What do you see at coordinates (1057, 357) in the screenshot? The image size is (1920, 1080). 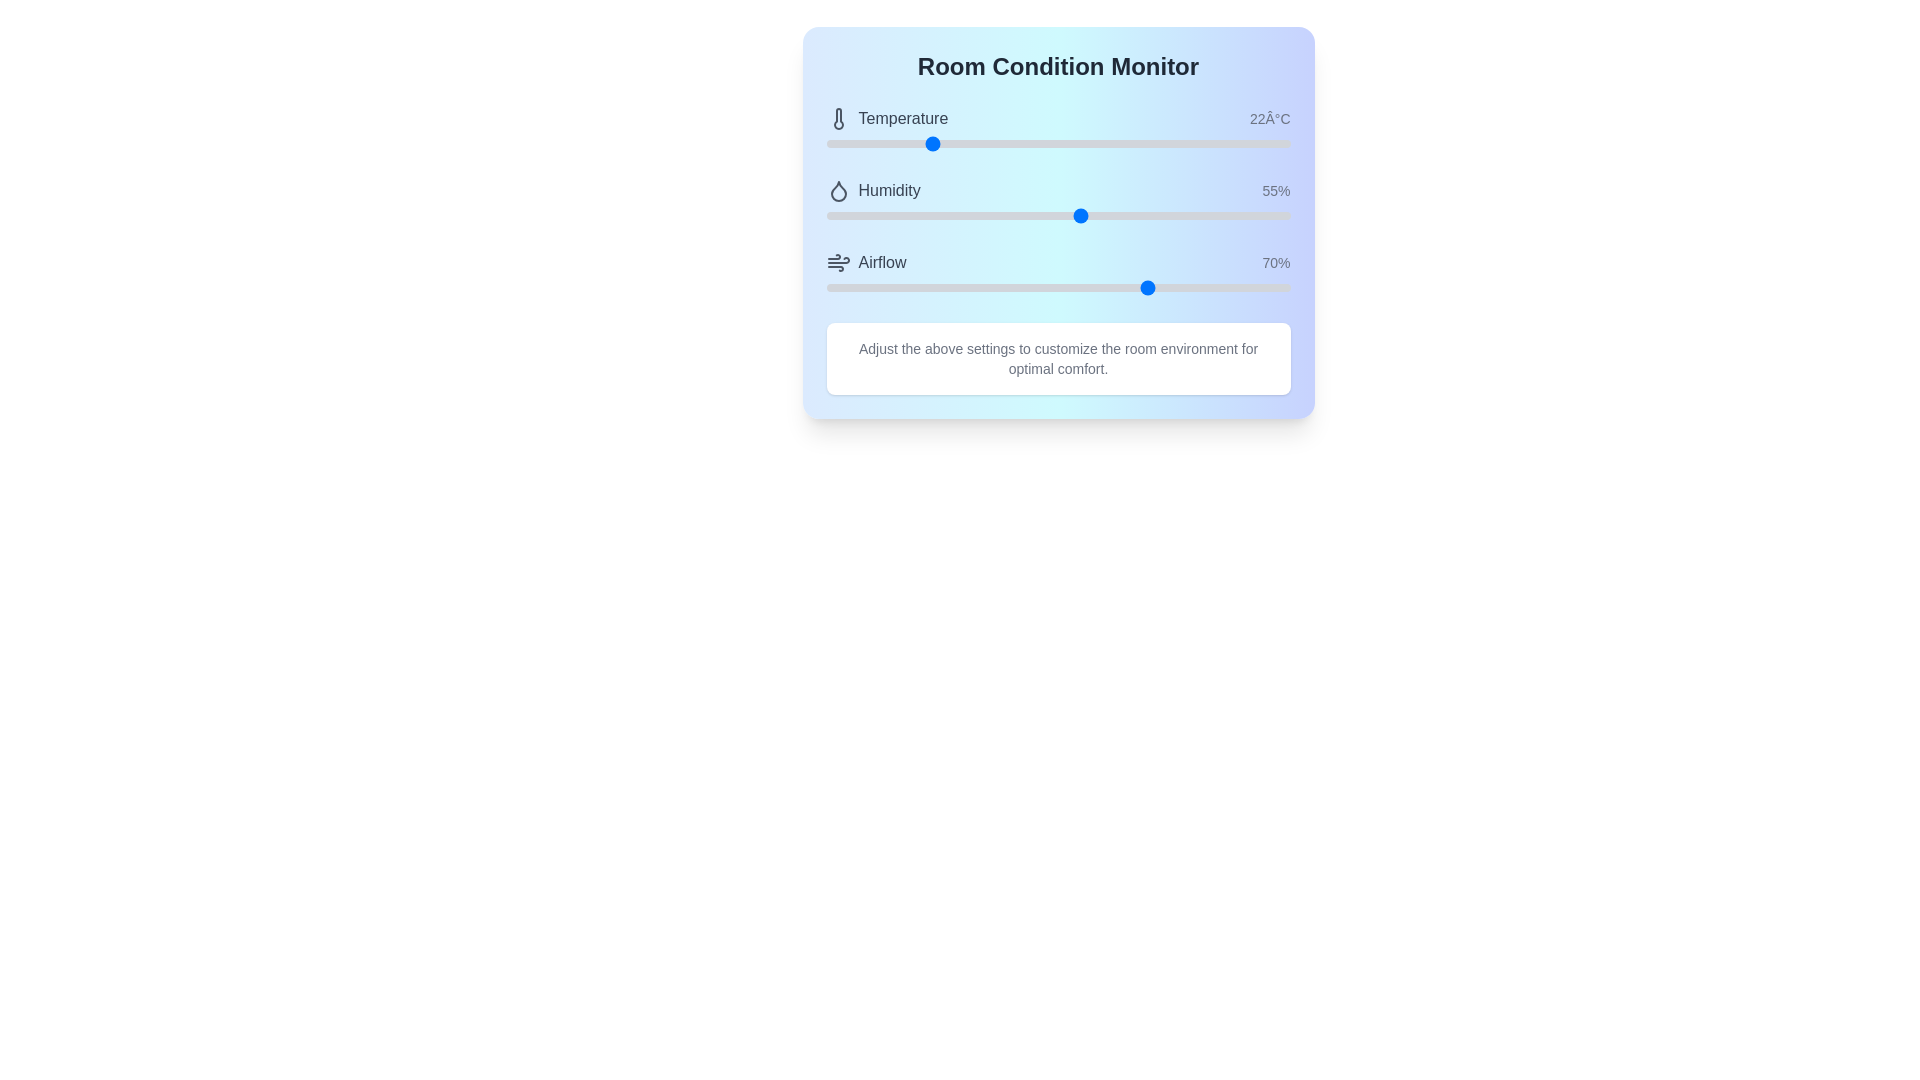 I see `descriptive instruction text provided in the Informational text component located at the bottom of the 'Room Condition Monitor' card, which is centered beneath the sliders for Temperature, Humidity, and Airflow adjustments` at bounding box center [1057, 357].